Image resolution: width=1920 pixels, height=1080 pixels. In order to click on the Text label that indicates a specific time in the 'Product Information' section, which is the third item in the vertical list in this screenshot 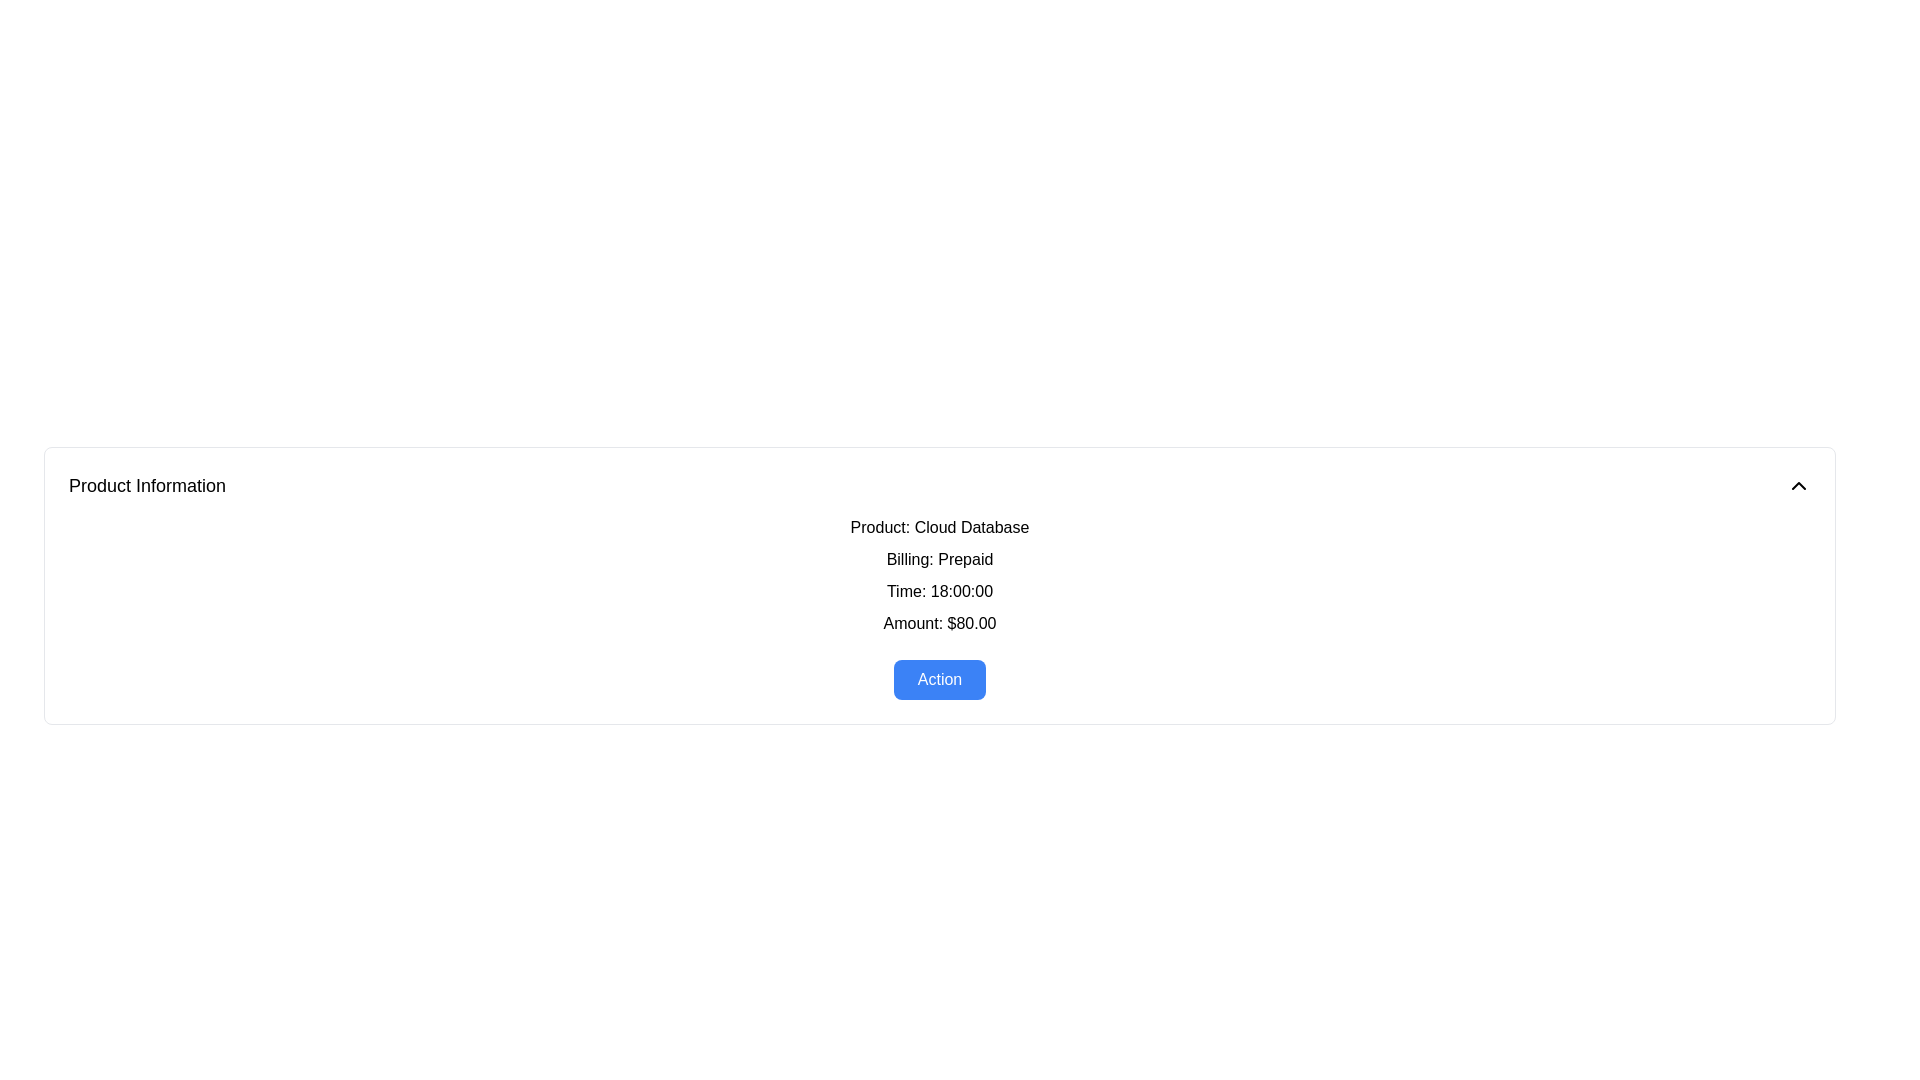, I will do `click(939, 590)`.